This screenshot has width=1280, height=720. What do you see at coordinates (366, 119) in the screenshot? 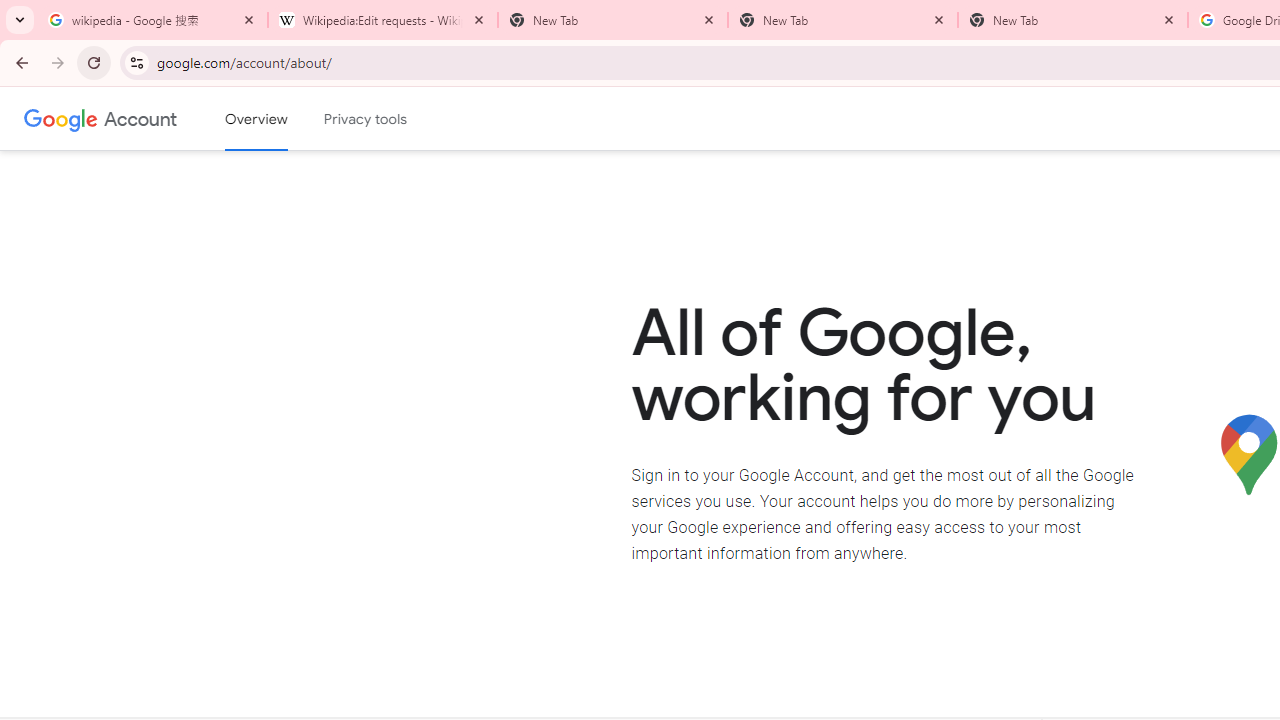
I see `'Privacy tools'` at bounding box center [366, 119].